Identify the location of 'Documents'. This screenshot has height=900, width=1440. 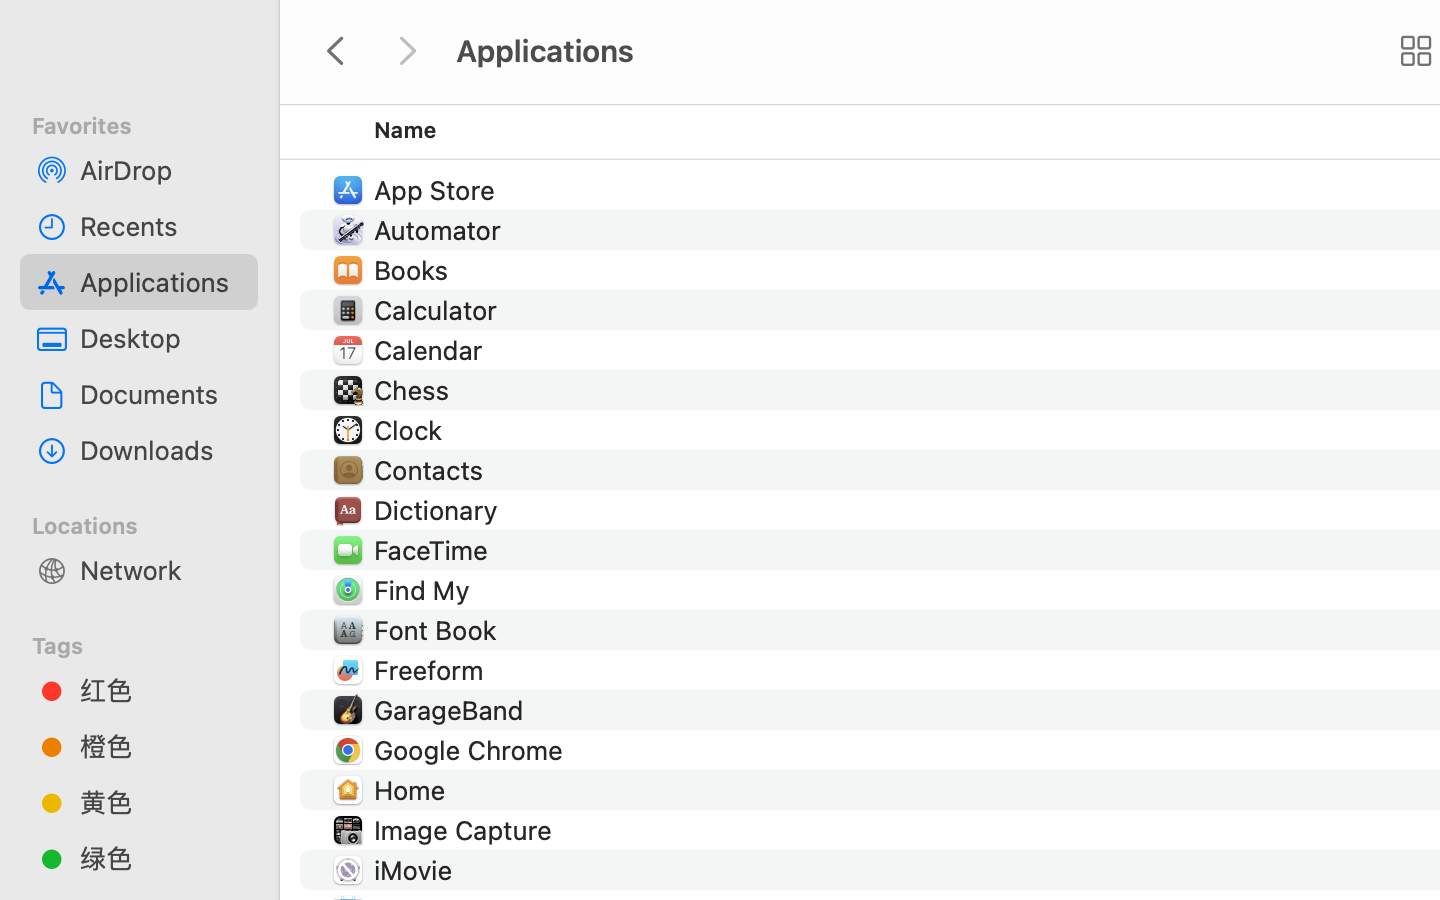
(159, 394).